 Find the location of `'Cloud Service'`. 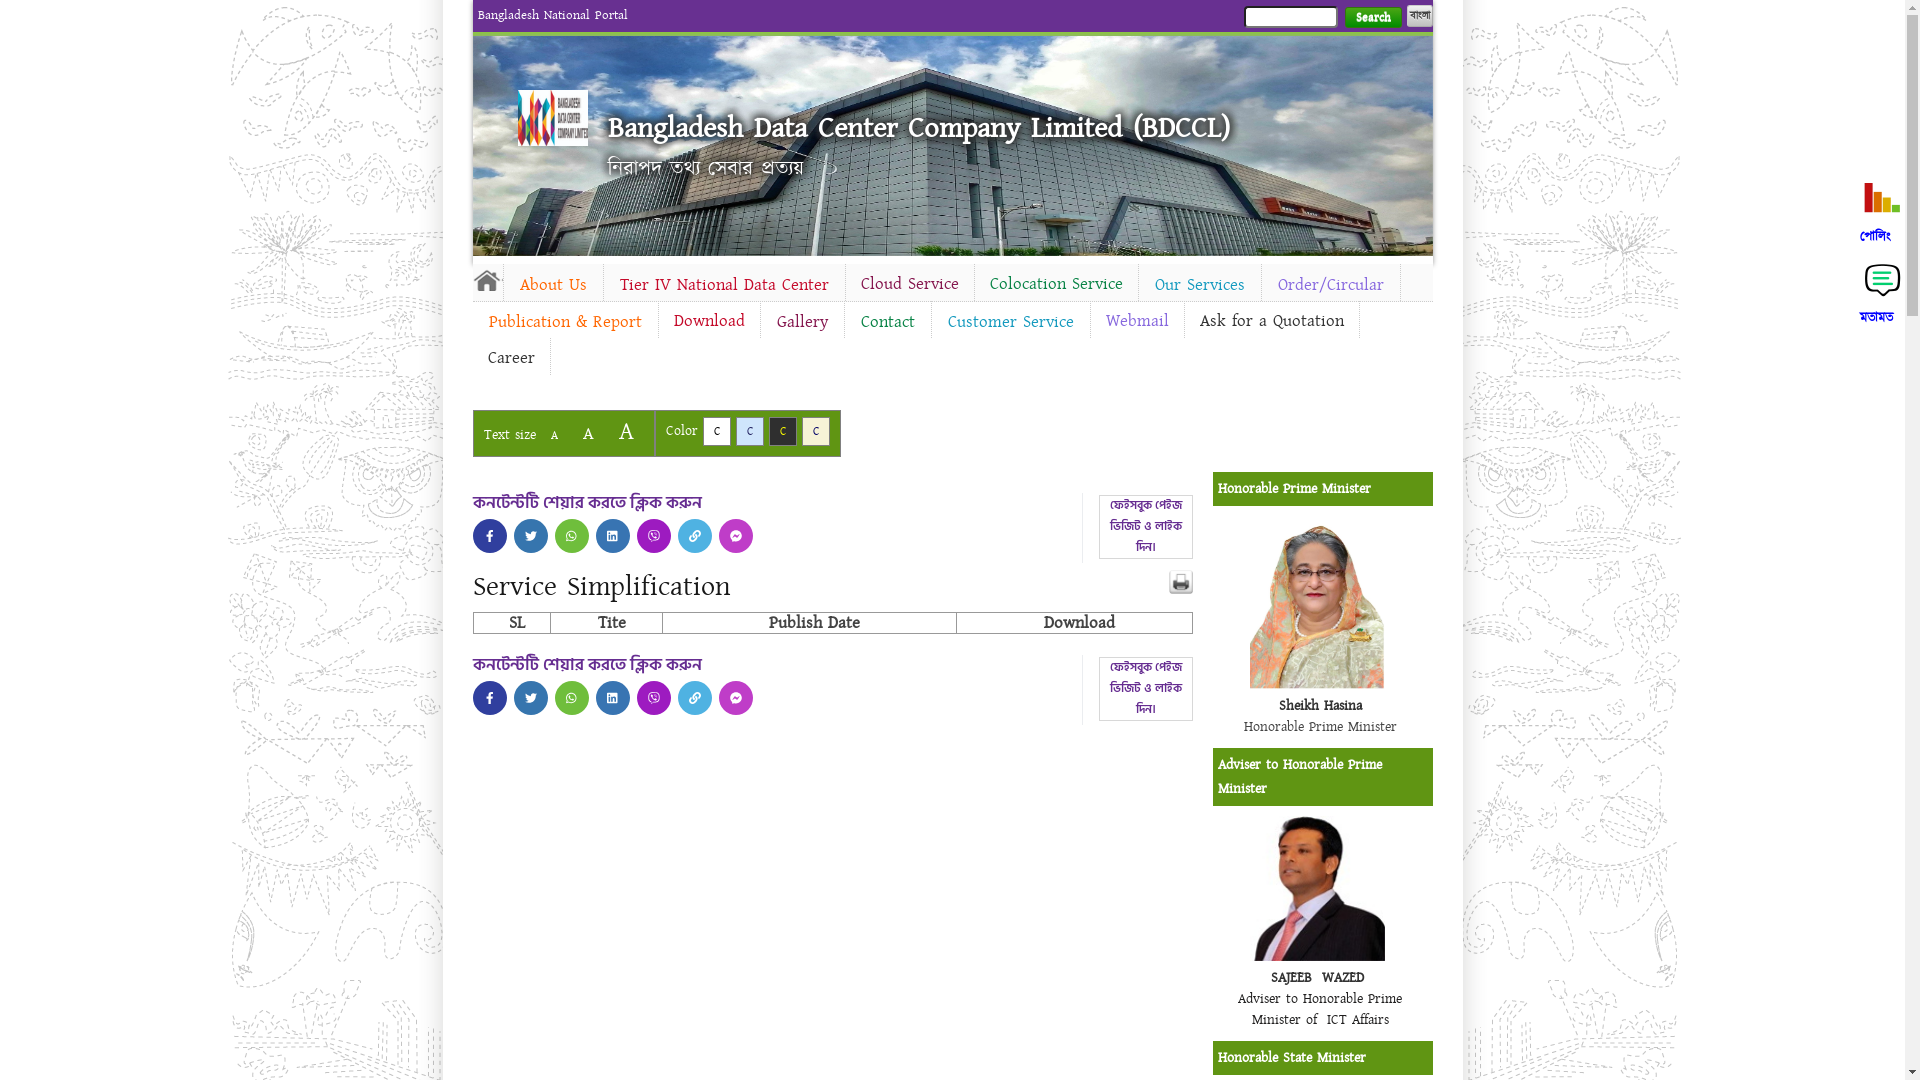

'Cloud Service' is located at coordinates (909, 284).